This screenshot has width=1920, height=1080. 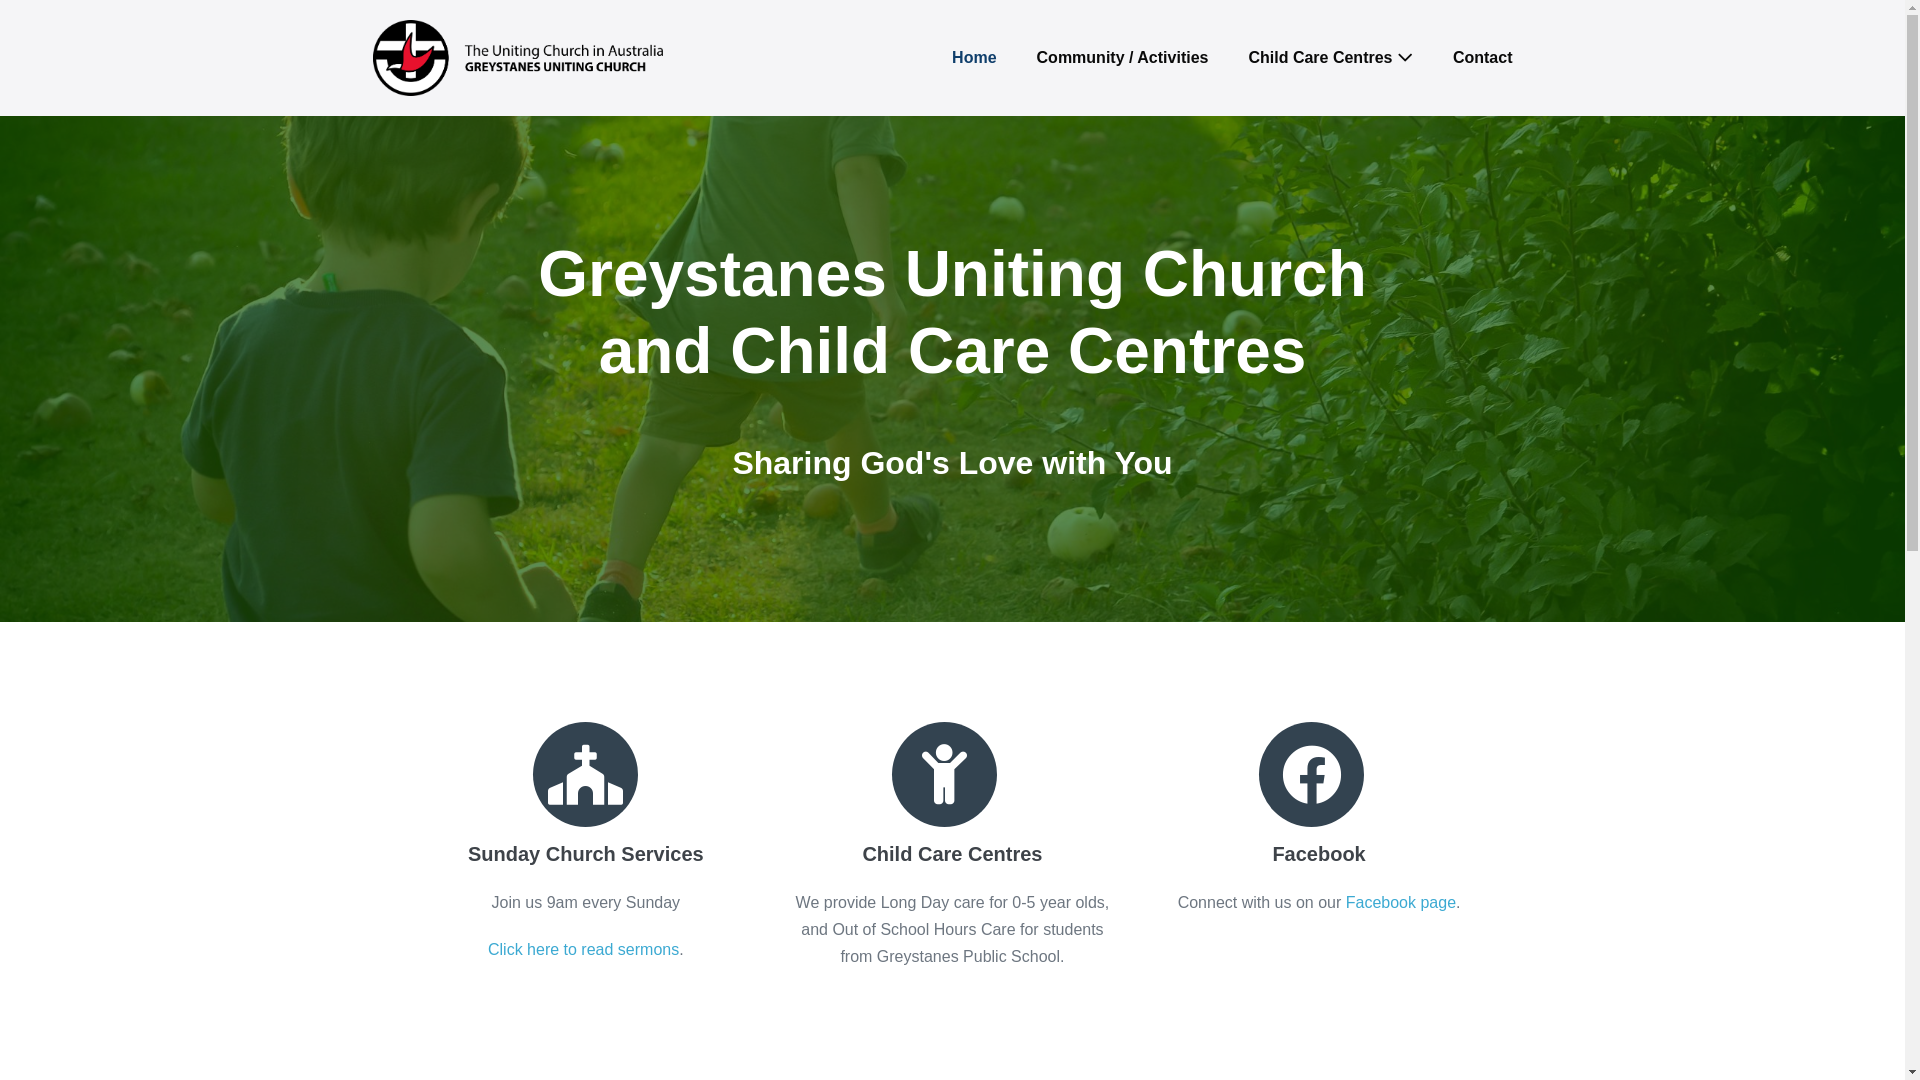 I want to click on 'Home', so click(x=974, y=56).